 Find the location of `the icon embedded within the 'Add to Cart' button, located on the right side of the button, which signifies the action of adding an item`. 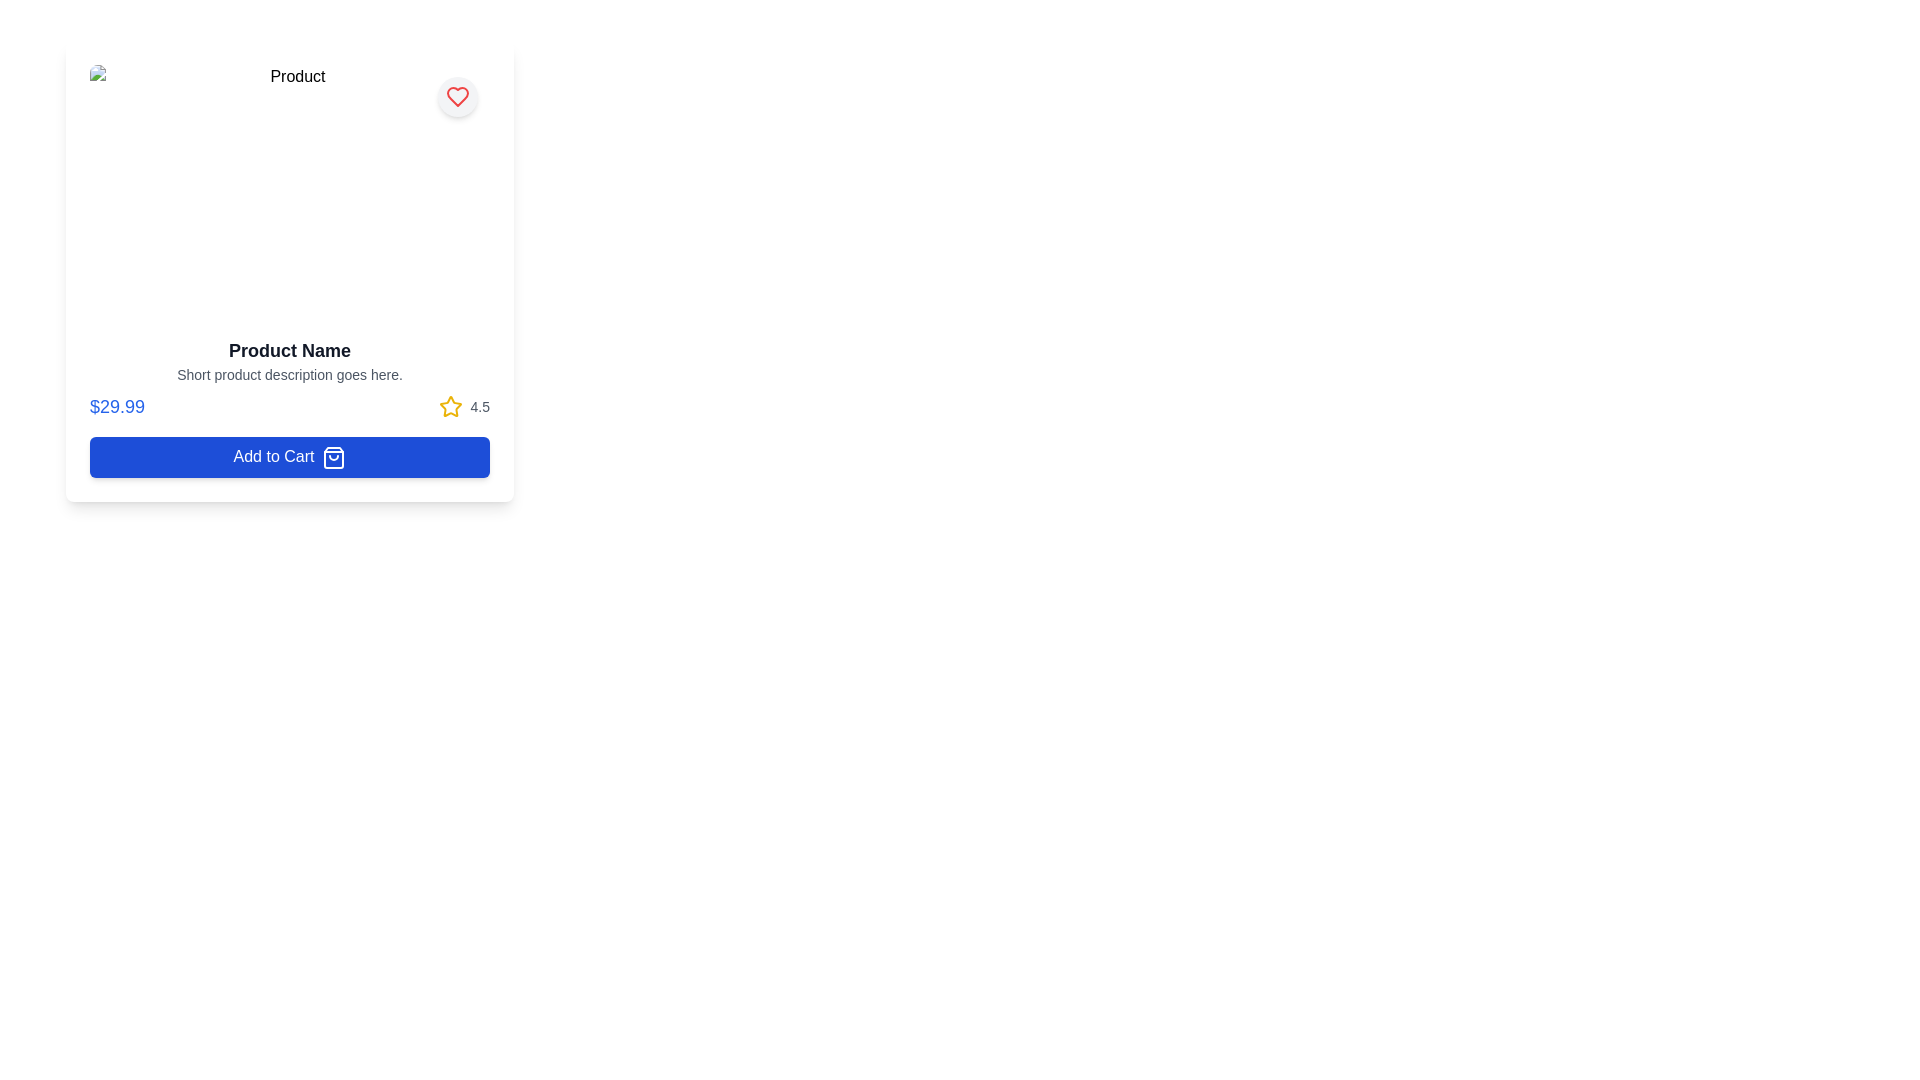

the icon embedded within the 'Add to Cart' button, located on the right side of the button, which signifies the action of adding an item is located at coordinates (334, 457).